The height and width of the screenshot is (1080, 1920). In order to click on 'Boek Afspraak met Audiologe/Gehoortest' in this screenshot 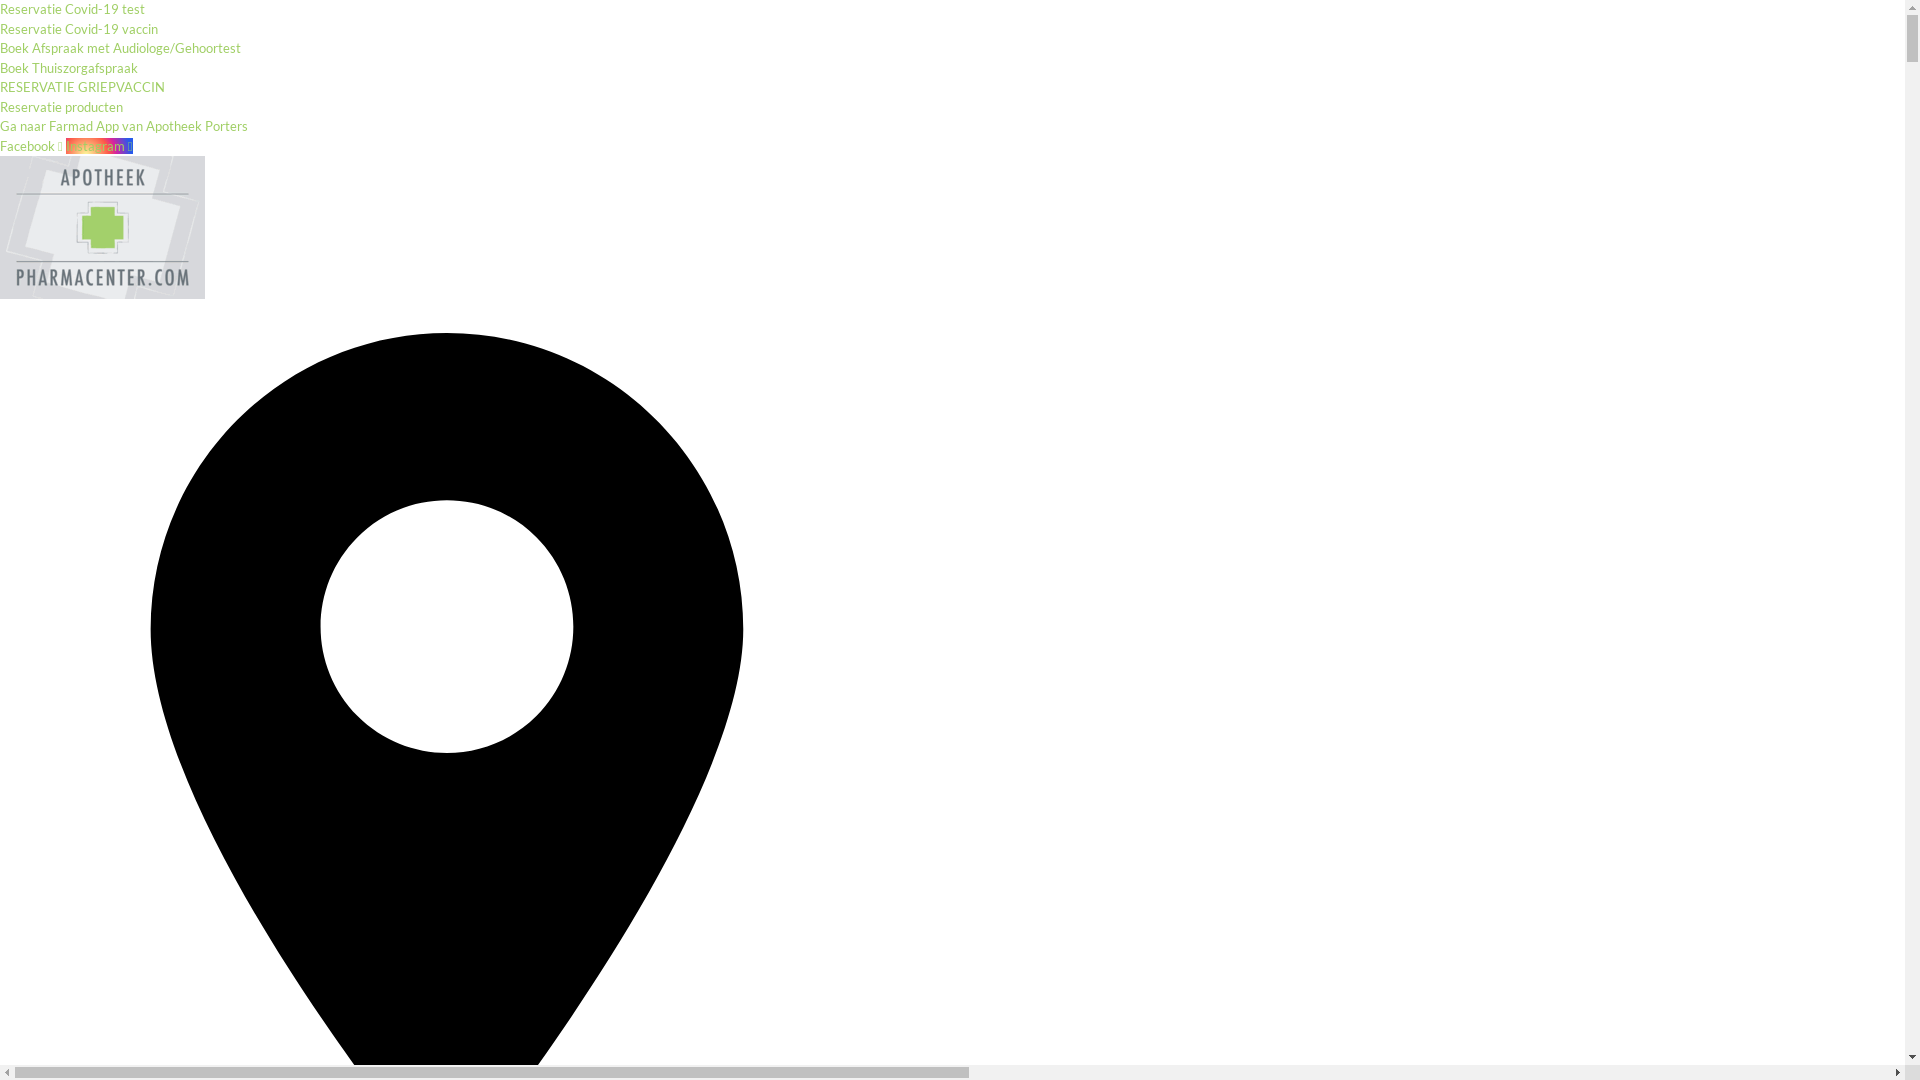, I will do `click(119, 46)`.